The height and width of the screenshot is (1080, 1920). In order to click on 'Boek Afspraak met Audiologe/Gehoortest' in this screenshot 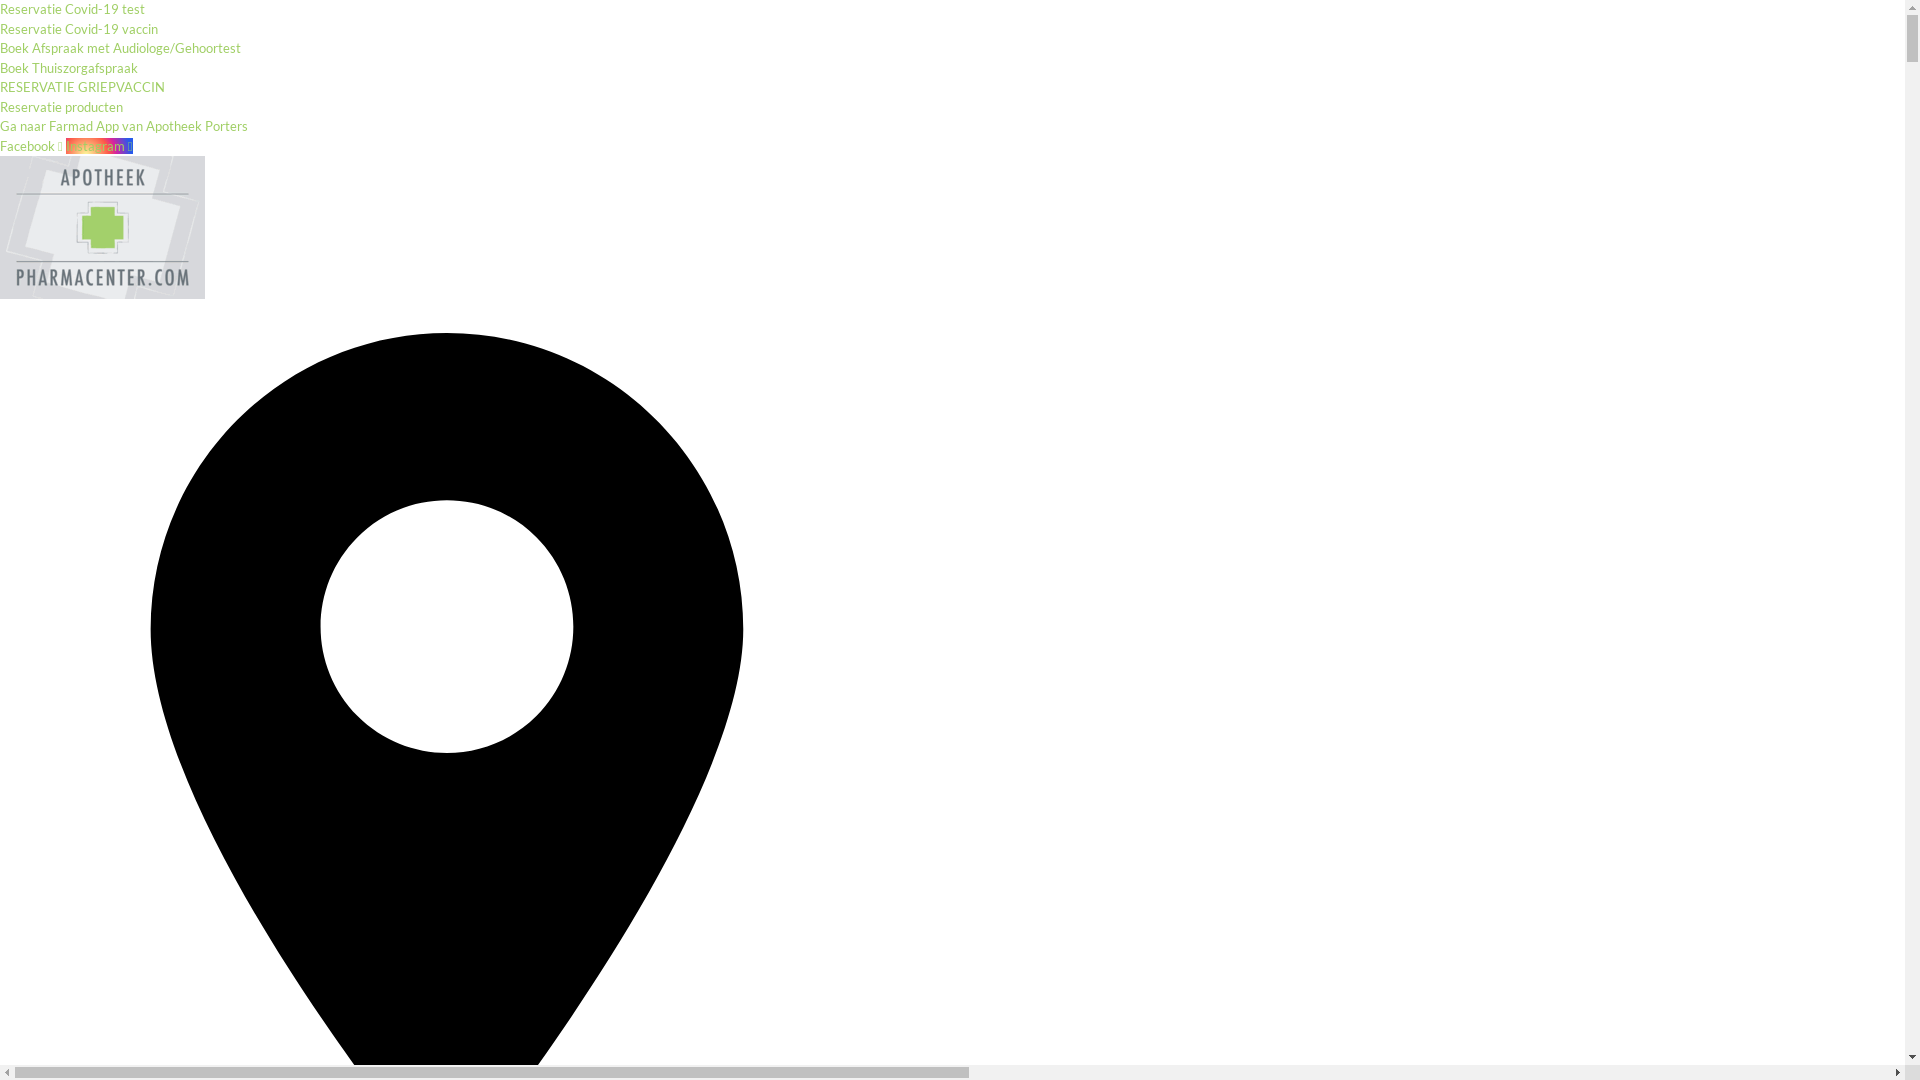, I will do `click(119, 46)`.